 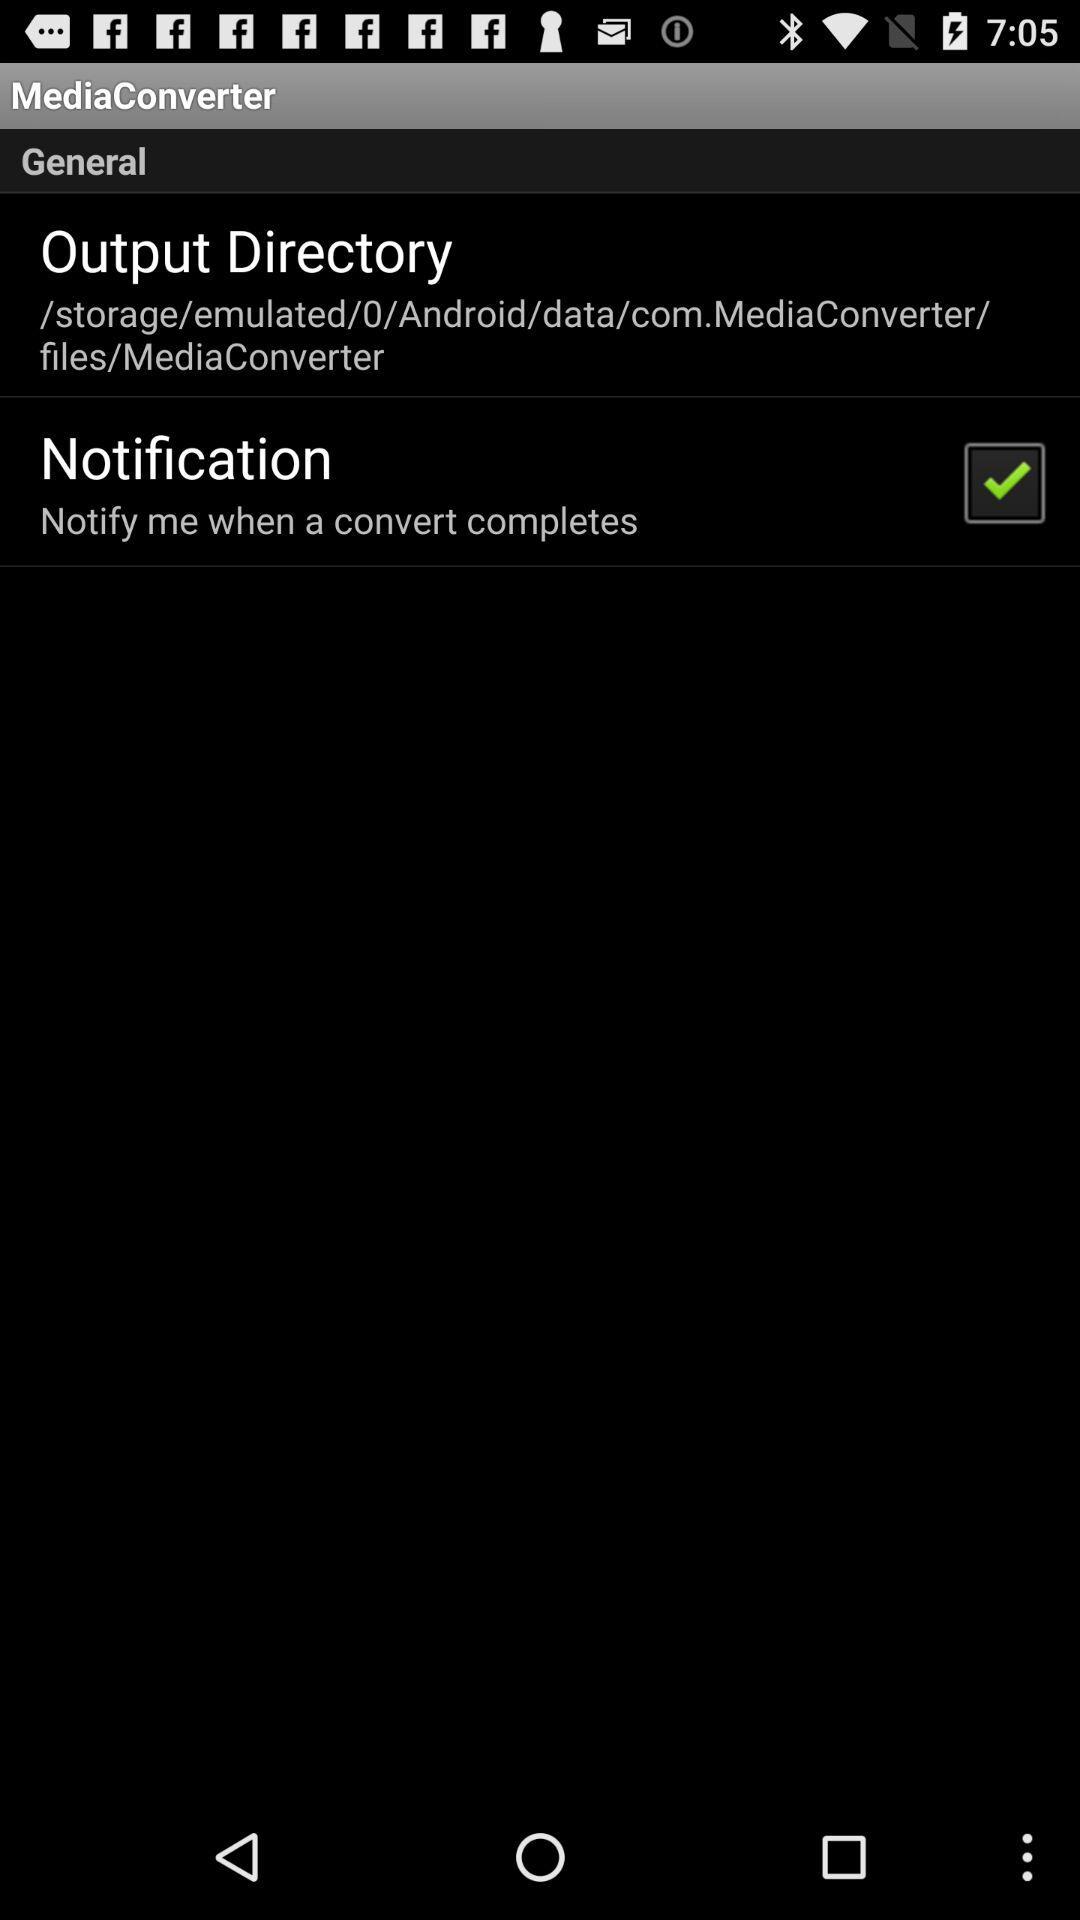 What do you see at coordinates (245, 248) in the screenshot?
I see `the output directory icon` at bounding box center [245, 248].